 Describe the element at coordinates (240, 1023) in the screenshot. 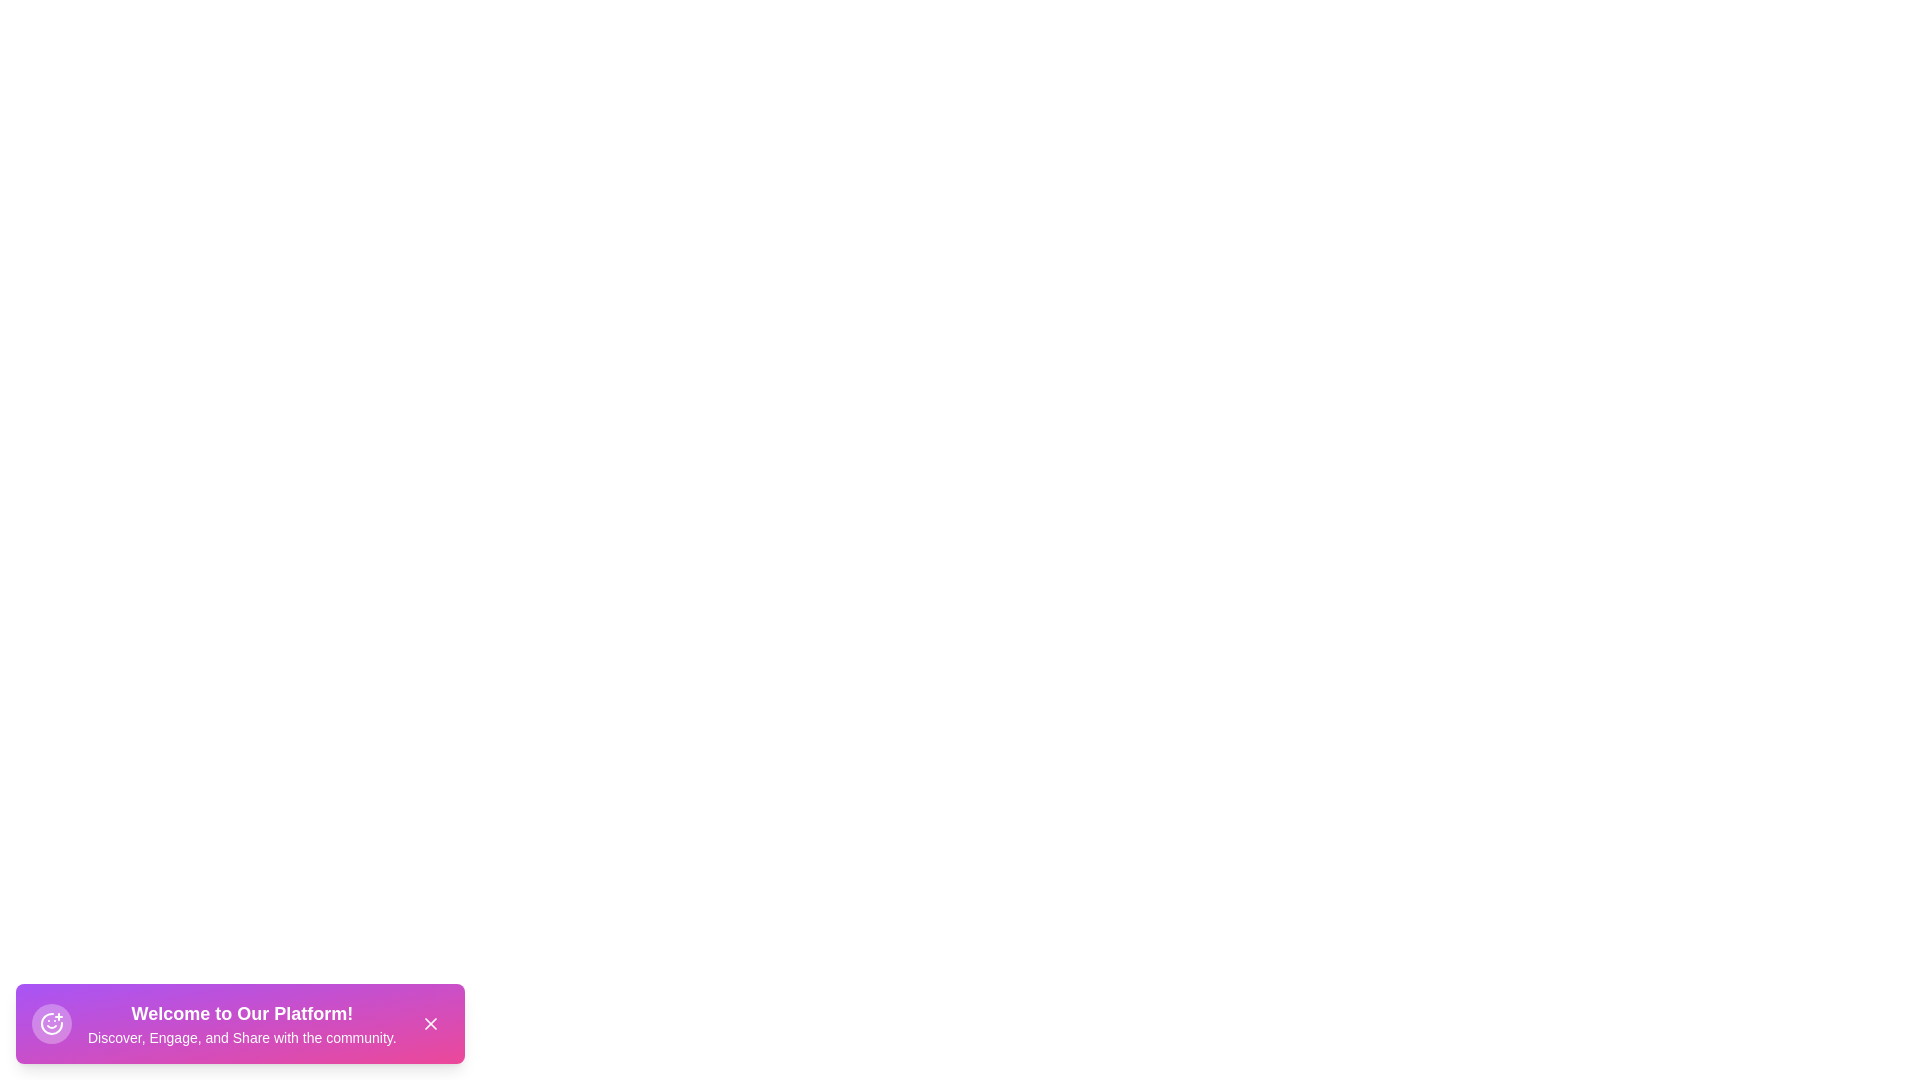

I see `the center of the snackbar container` at that location.